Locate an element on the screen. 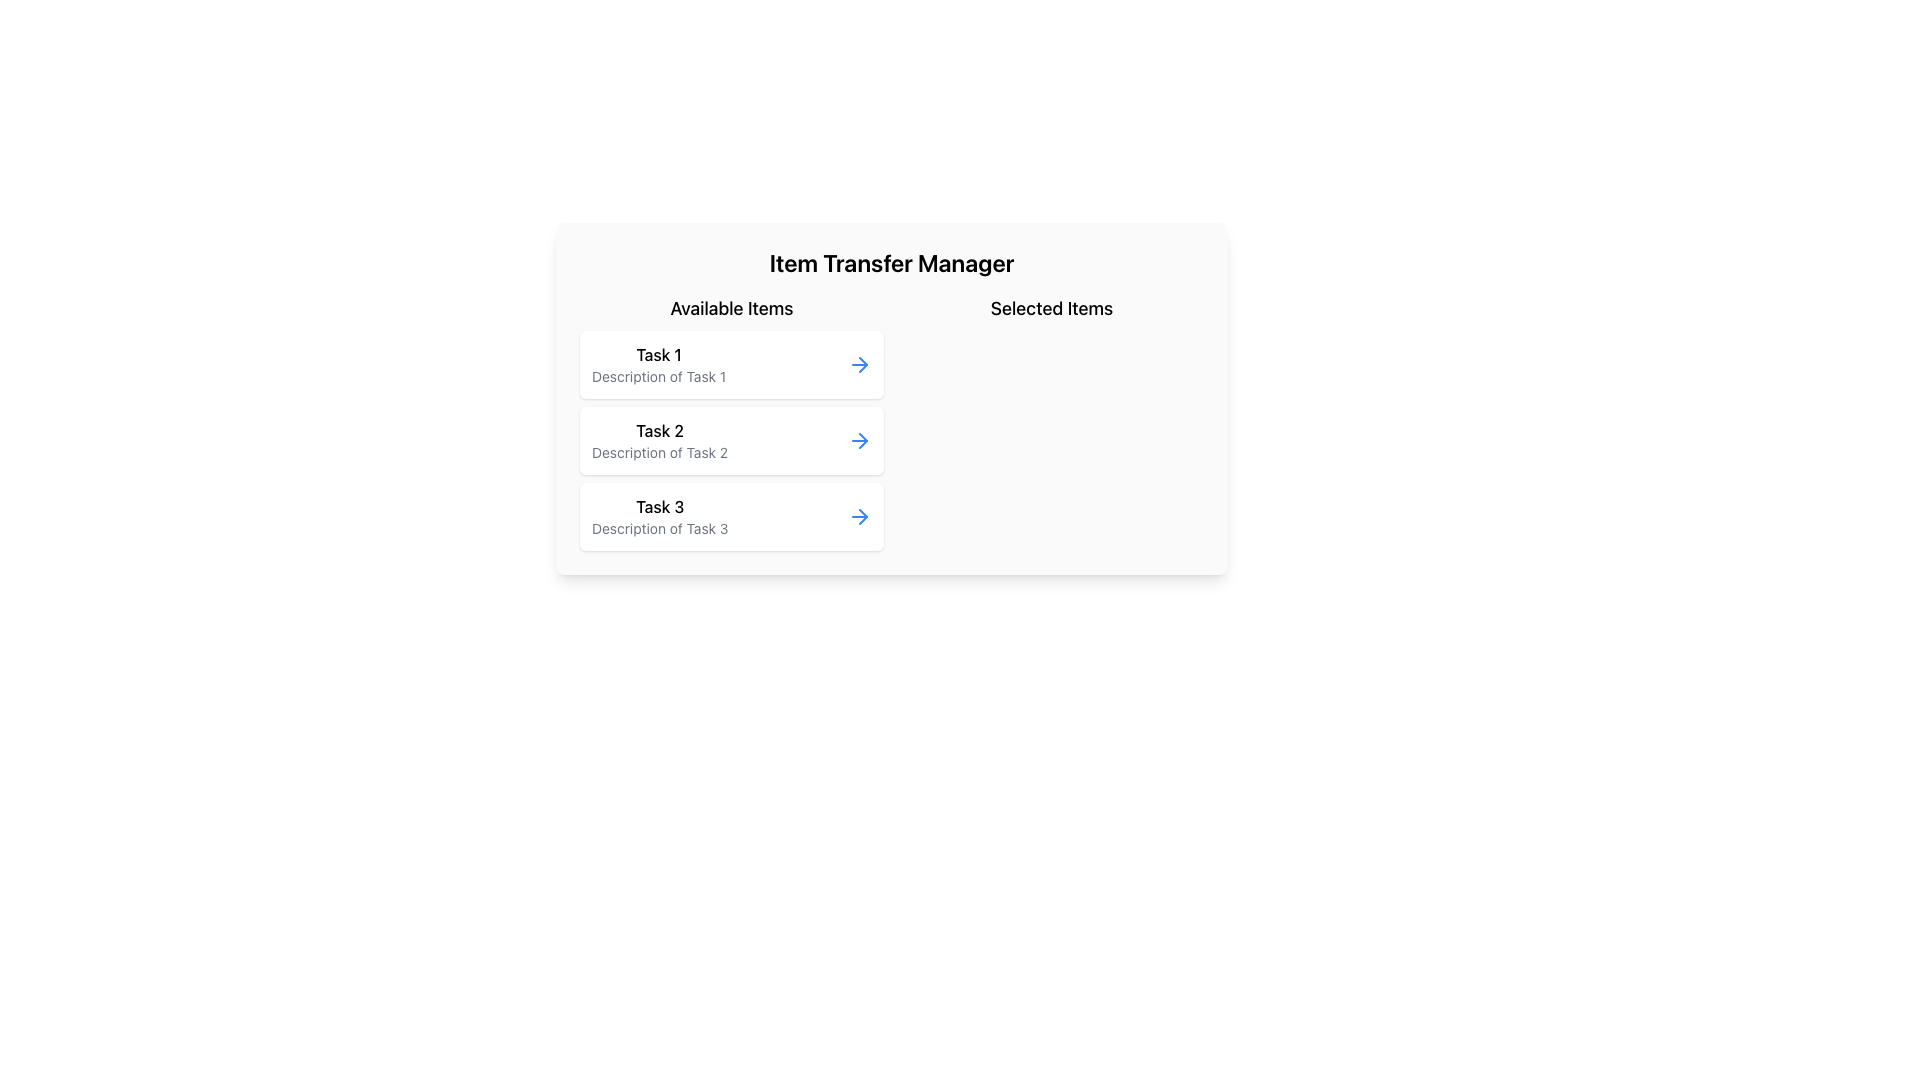  the text label 'Task 2', which serves as a concise identifier for the associated task description in the left section under 'Available Items' is located at coordinates (660, 430).